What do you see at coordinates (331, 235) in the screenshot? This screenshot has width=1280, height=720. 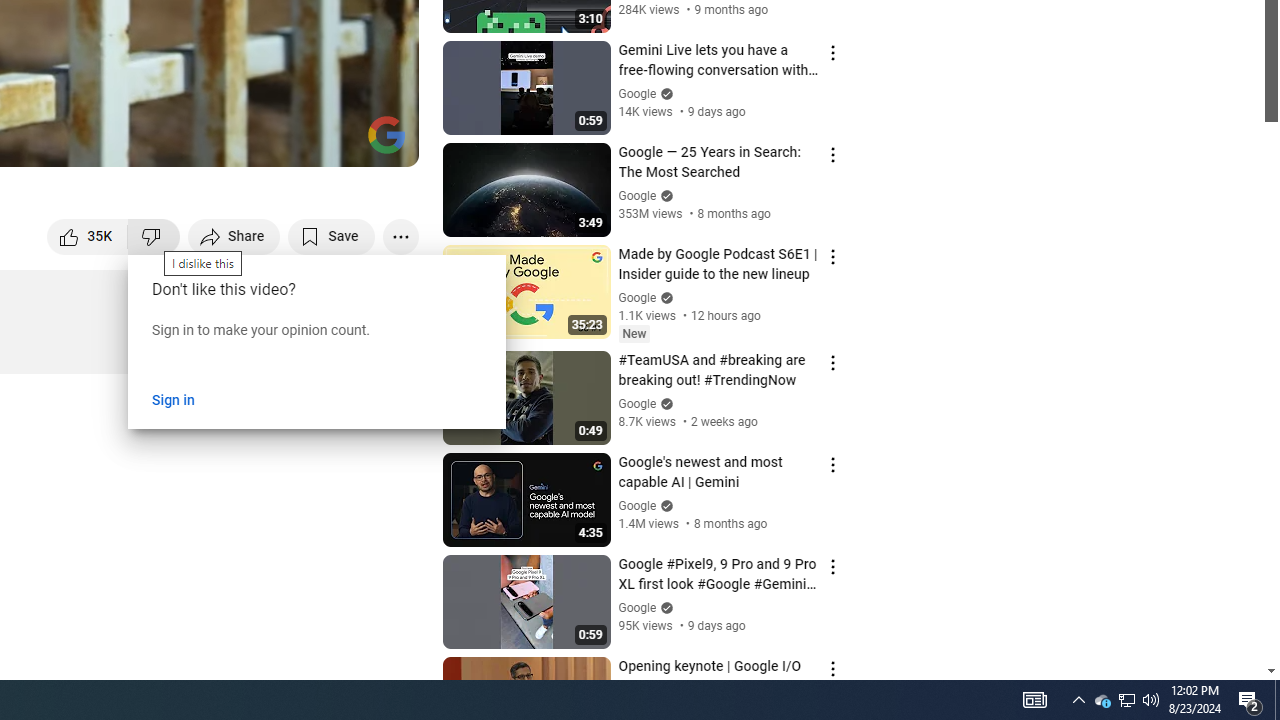 I see `'Save to playlist'` at bounding box center [331, 235].